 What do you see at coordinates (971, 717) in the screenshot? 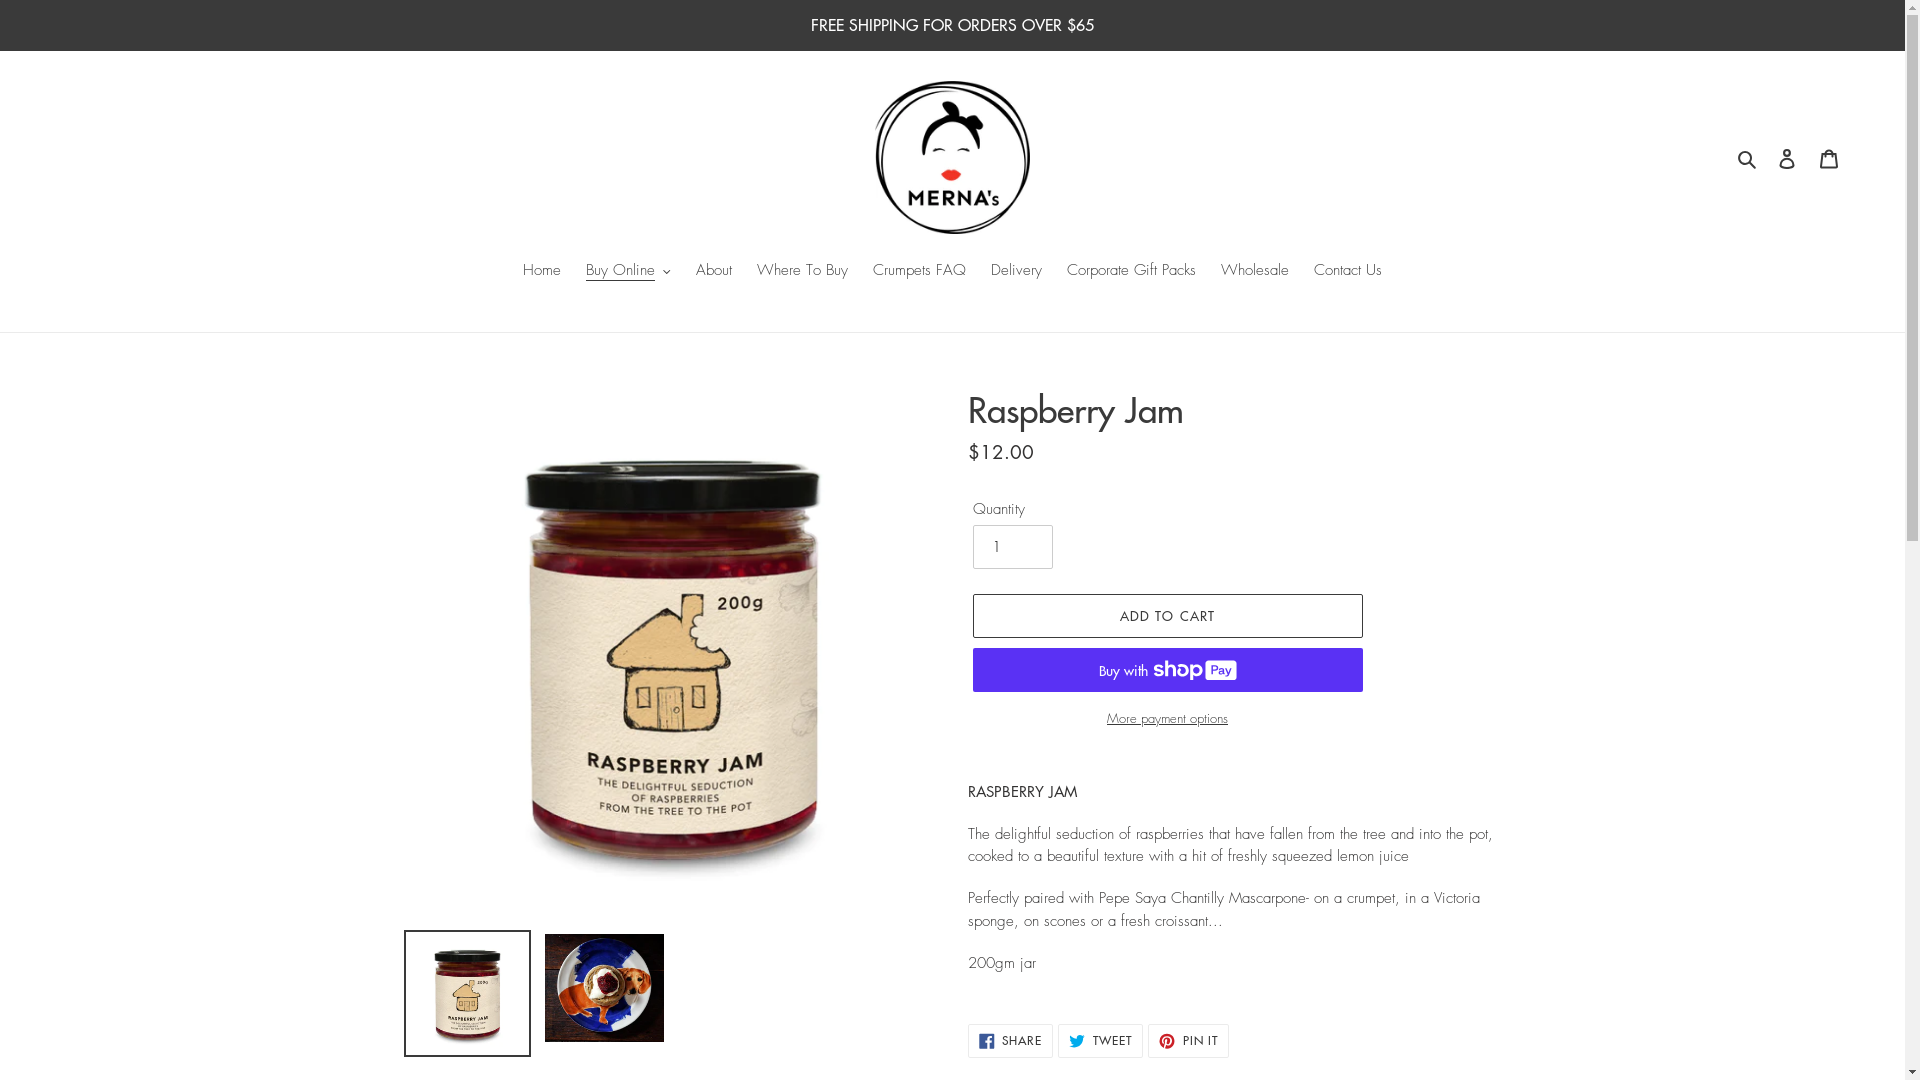
I see `'More payment options'` at bounding box center [971, 717].